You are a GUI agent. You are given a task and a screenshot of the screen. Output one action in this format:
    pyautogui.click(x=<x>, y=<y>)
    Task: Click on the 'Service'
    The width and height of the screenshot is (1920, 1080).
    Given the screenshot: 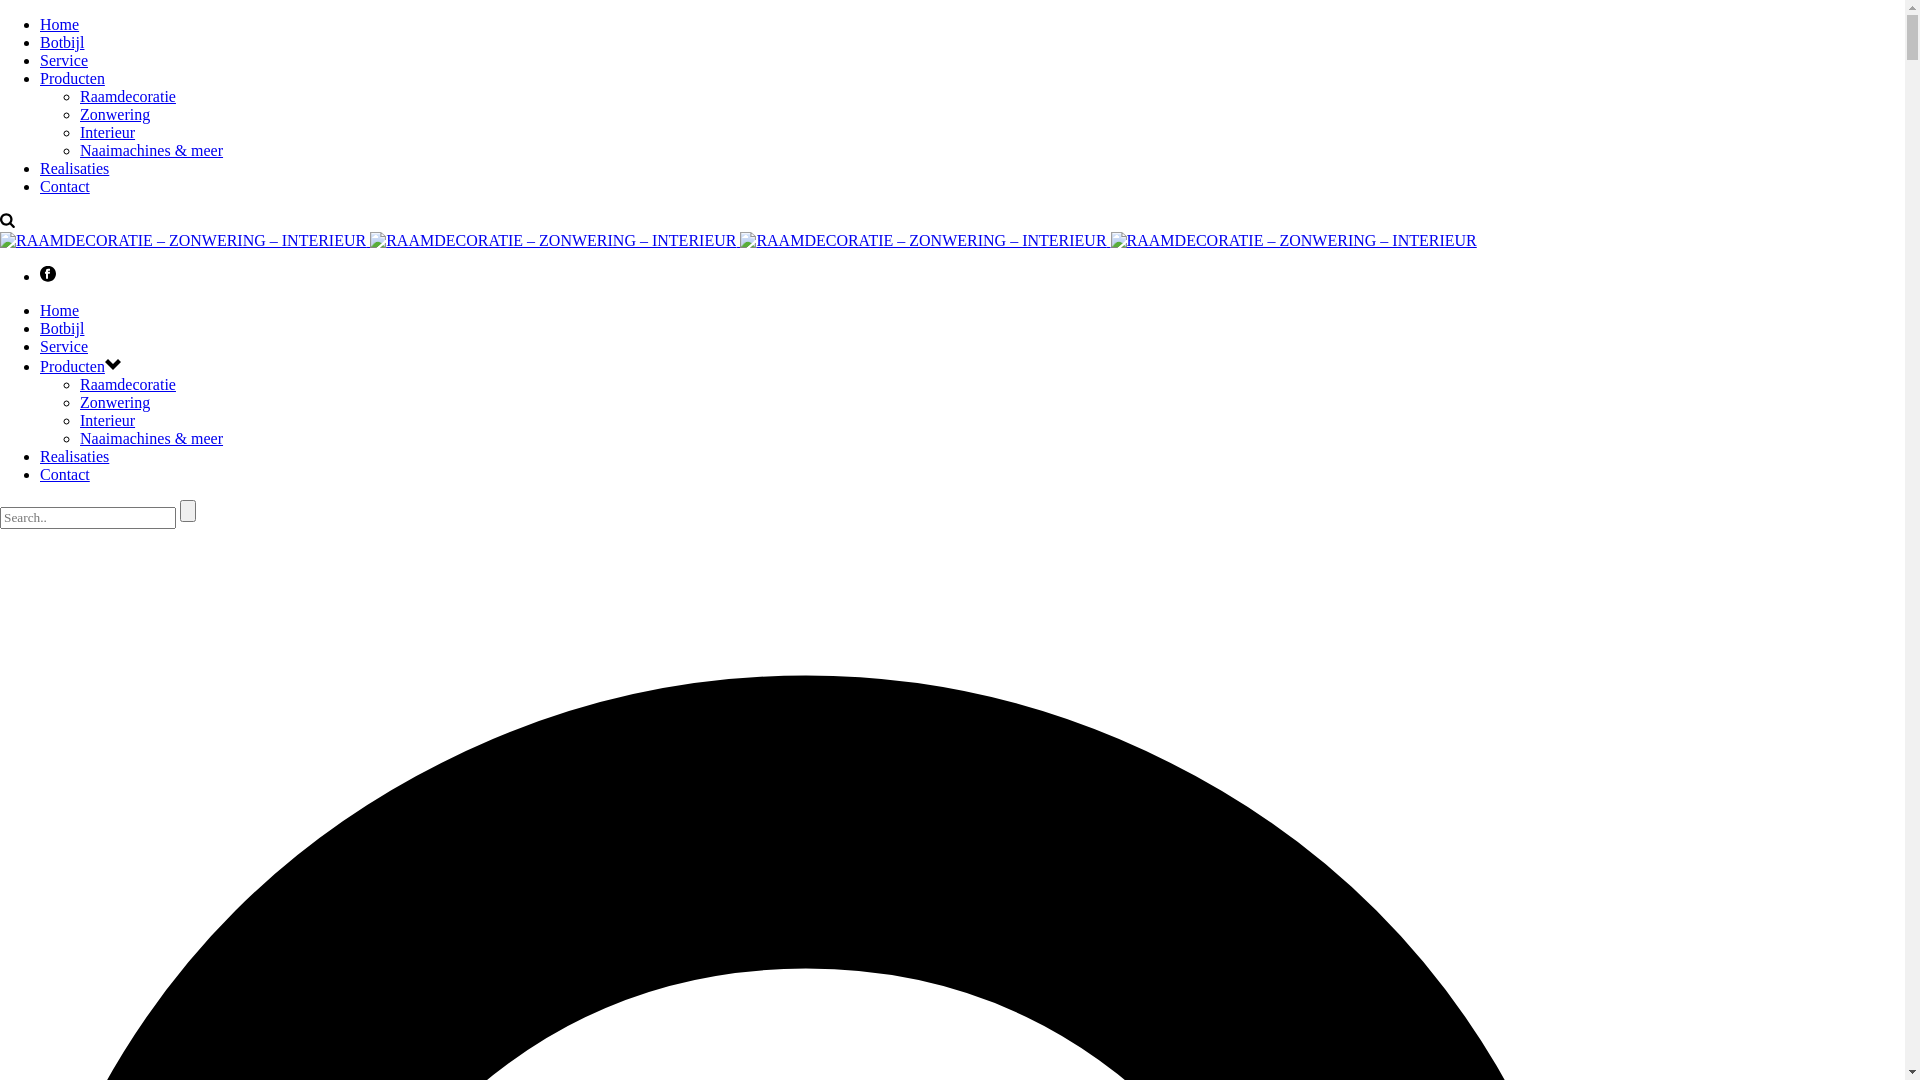 What is the action you would take?
    pyautogui.click(x=63, y=345)
    